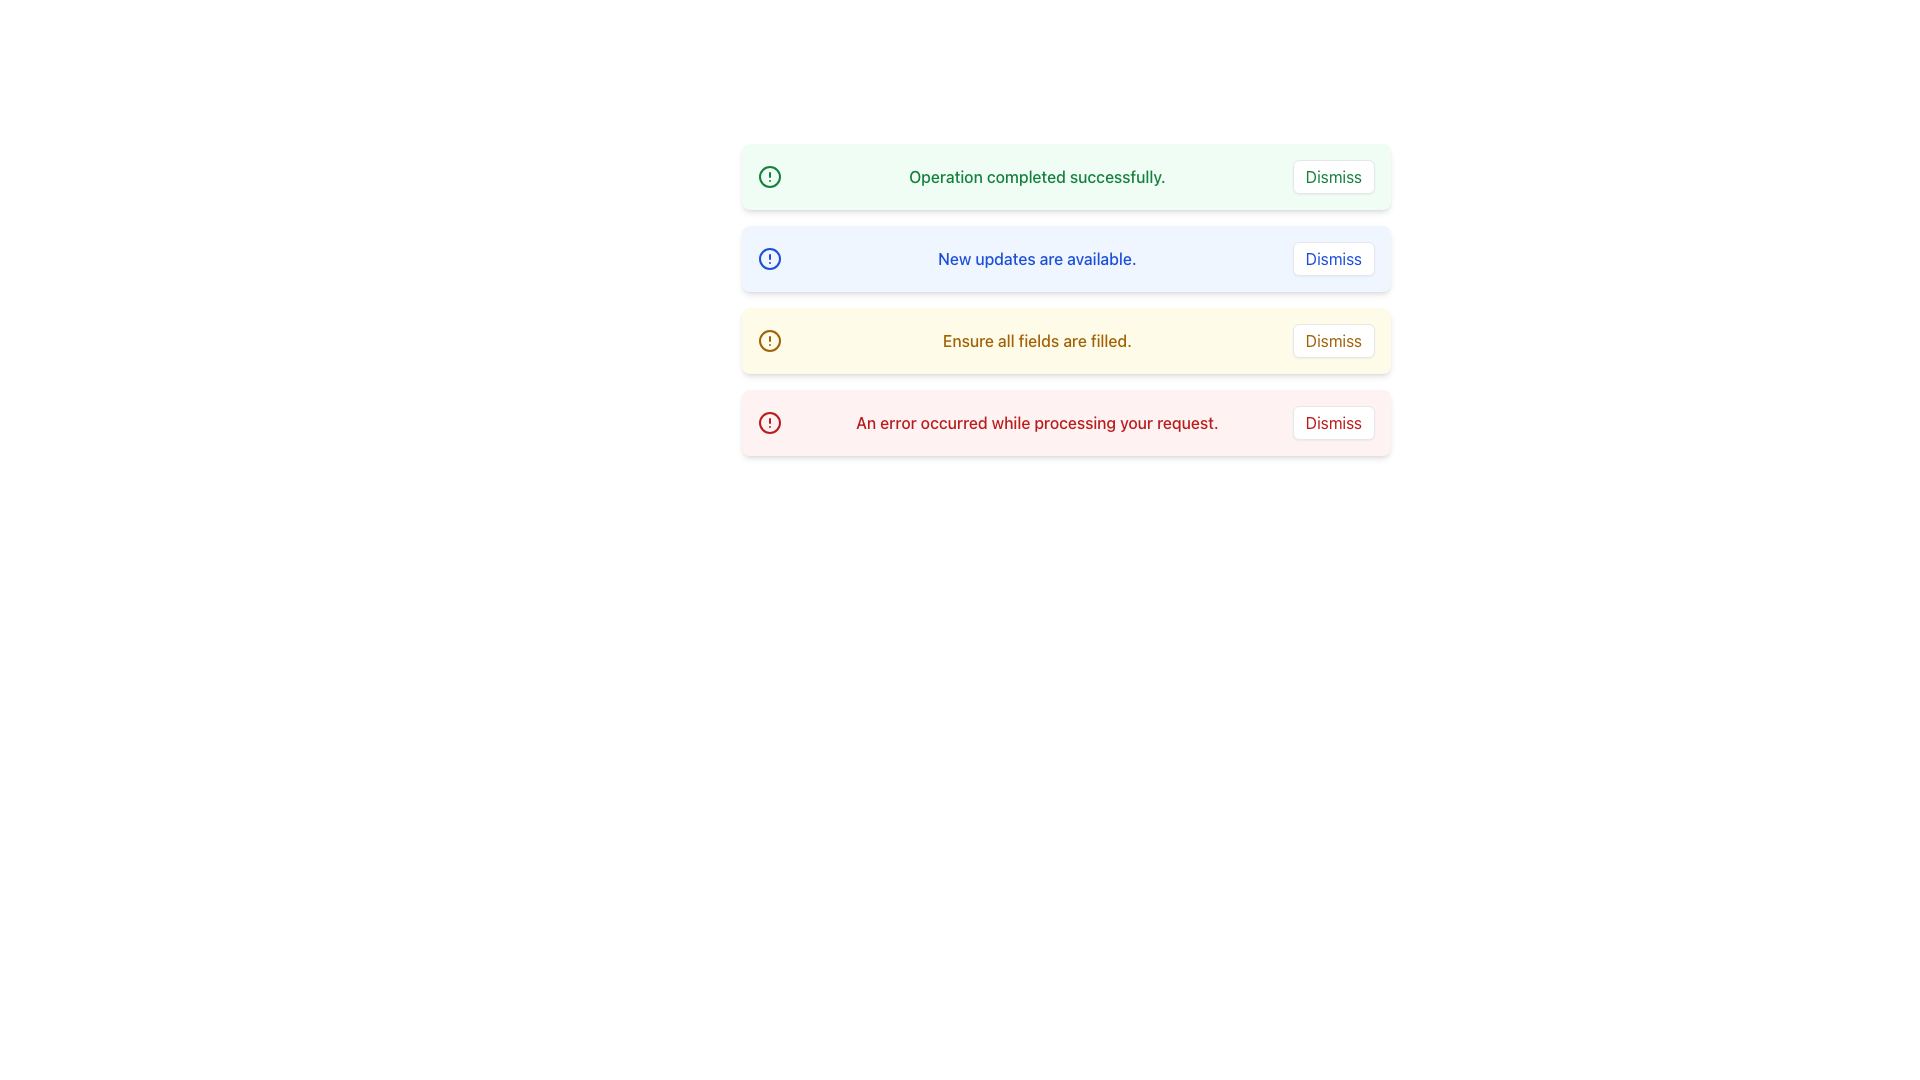  I want to click on the button located in the notification block that dismisses the alert message 'Ensure all fields are filled.', so click(1333, 339).